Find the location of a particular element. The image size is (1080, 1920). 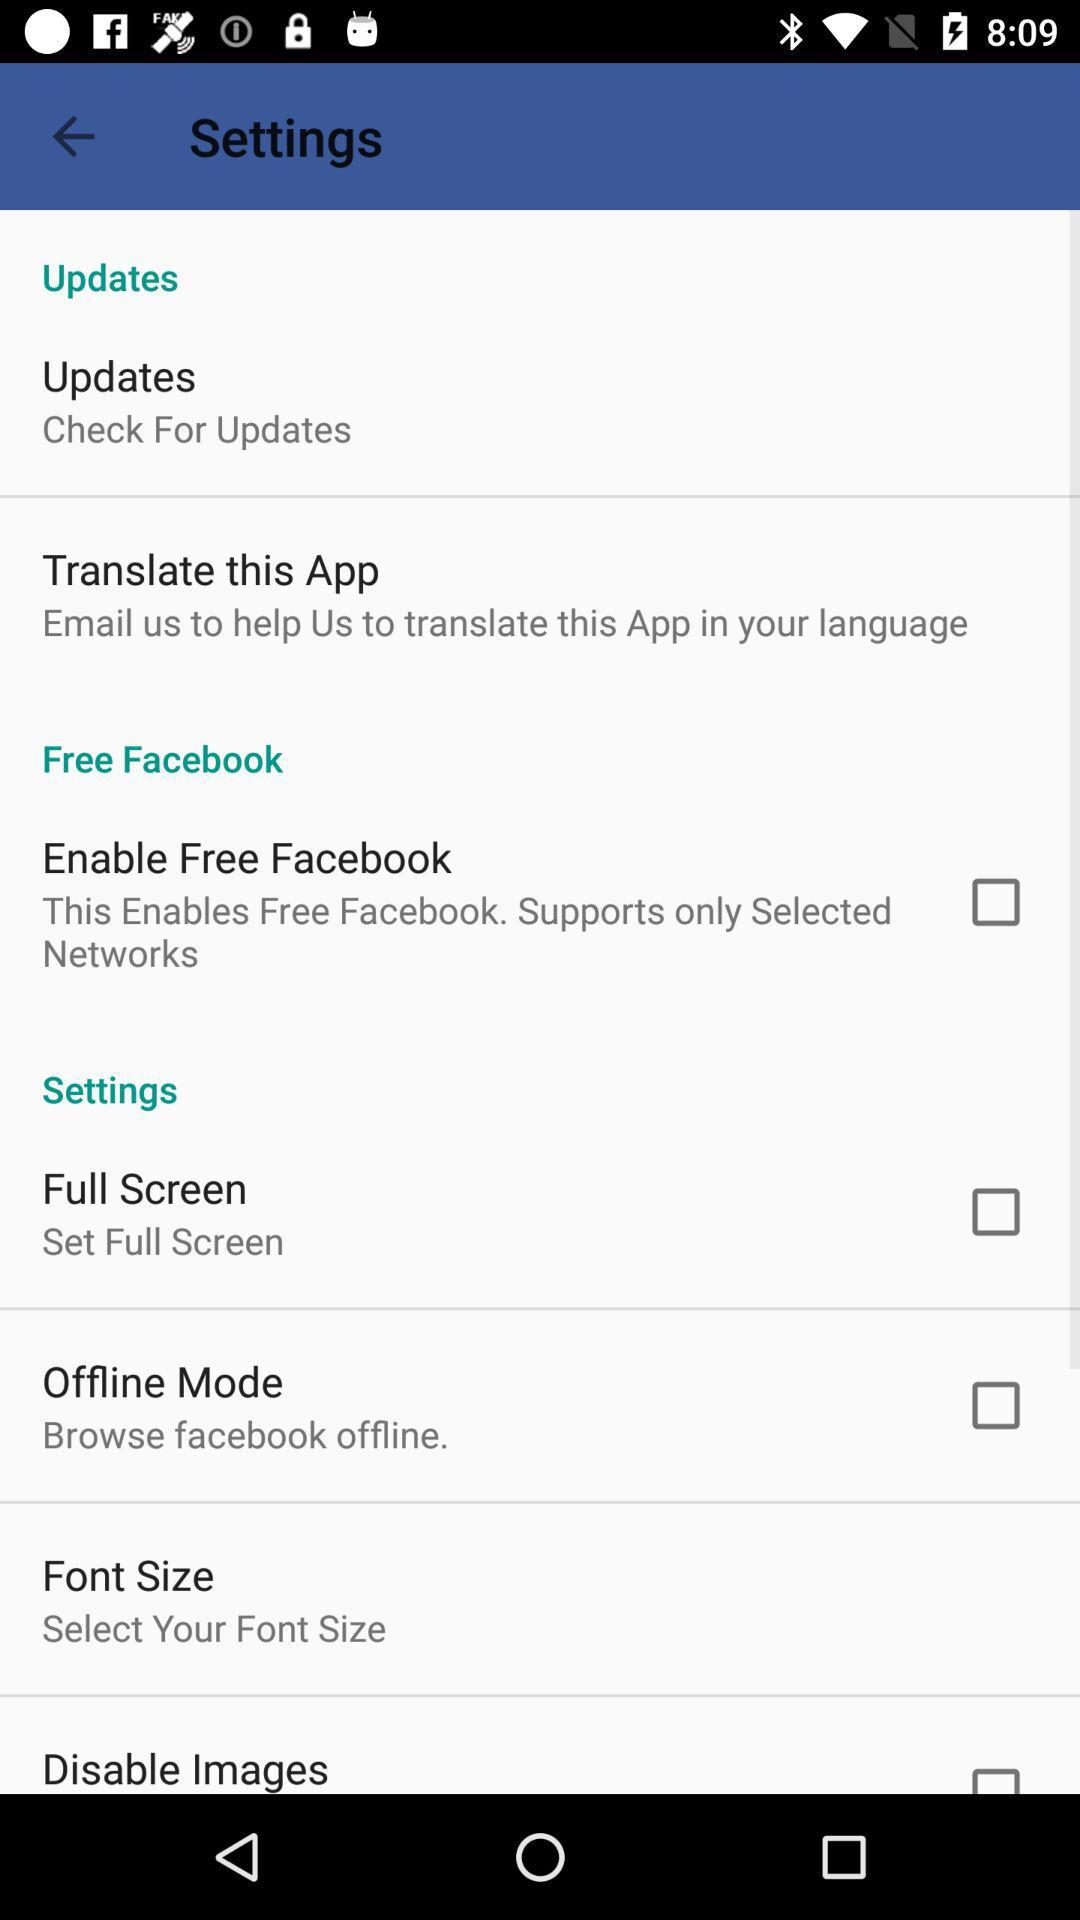

the item above the free facebook app is located at coordinates (504, 620).